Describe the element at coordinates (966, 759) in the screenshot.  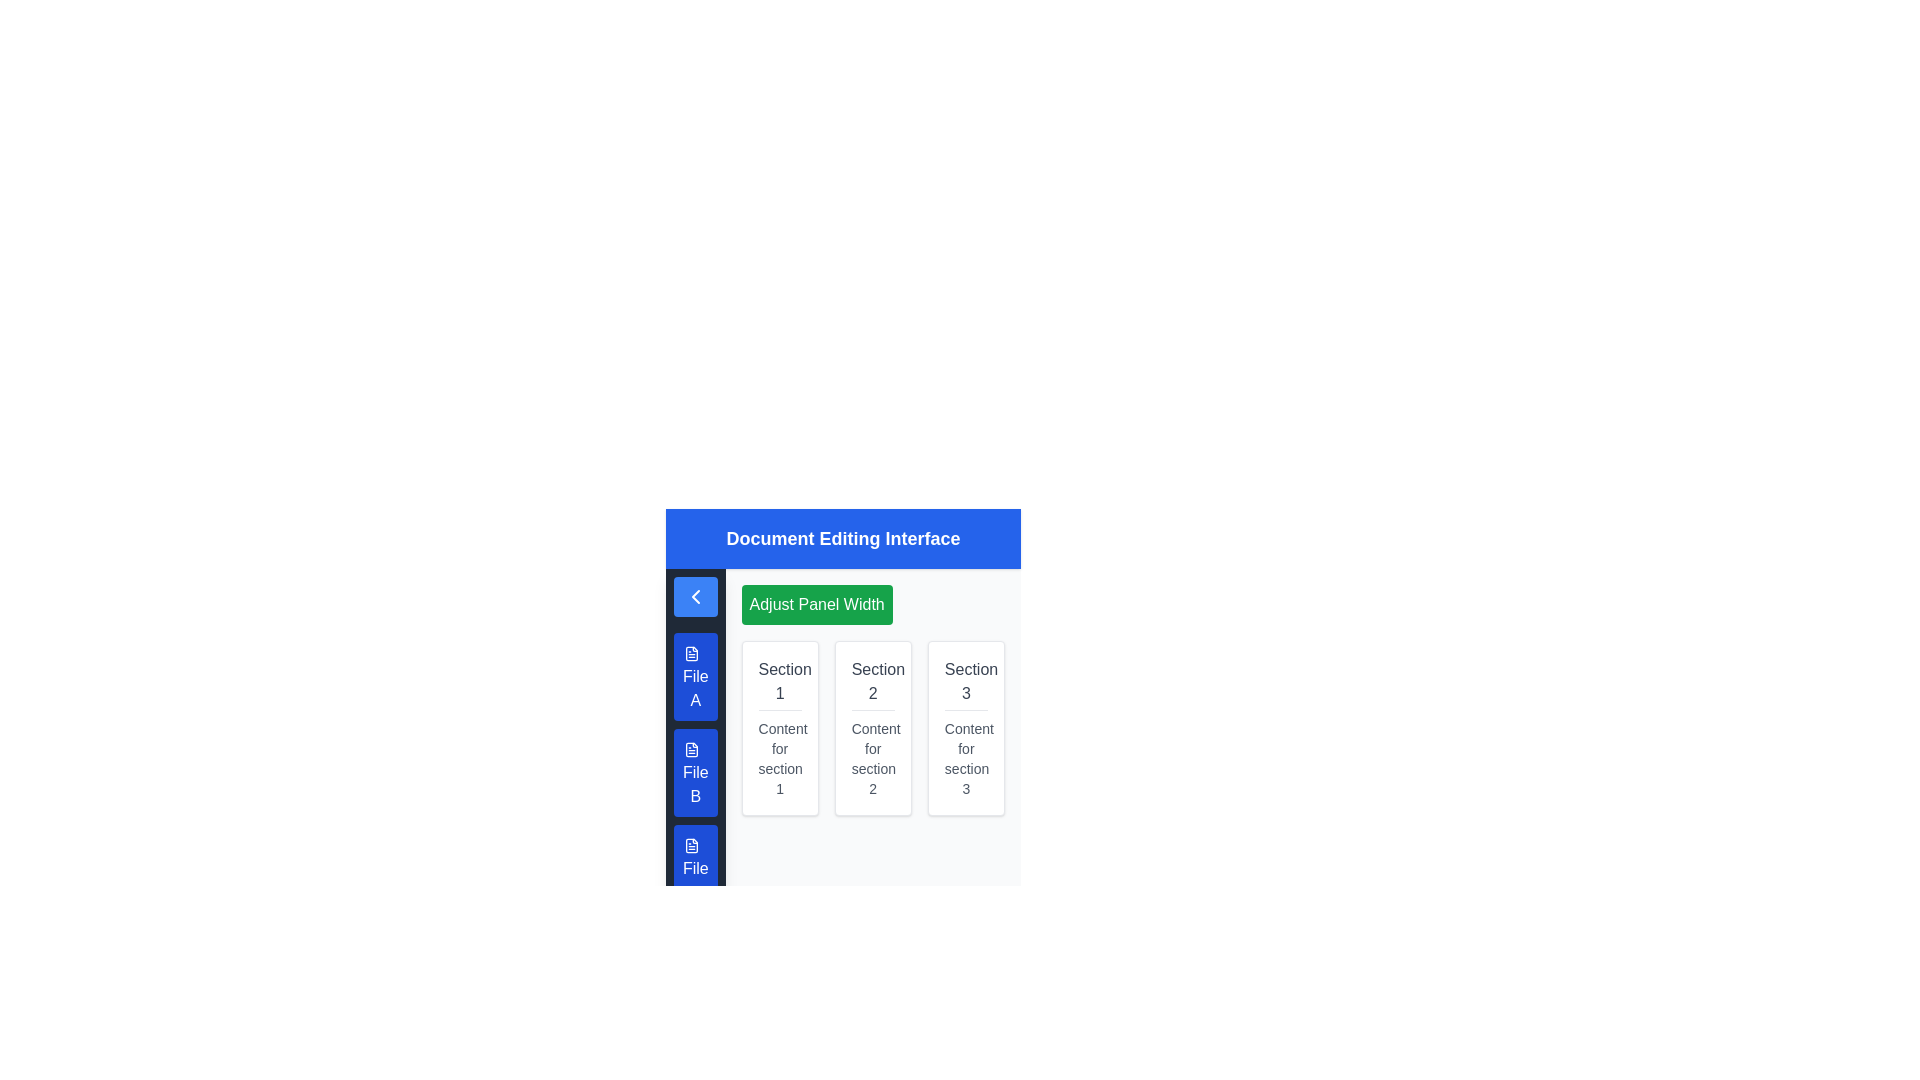
I see `the static text label displaying 'Content for section 3', which is located below the title 'Section 3' within a bordered white box` at that location.